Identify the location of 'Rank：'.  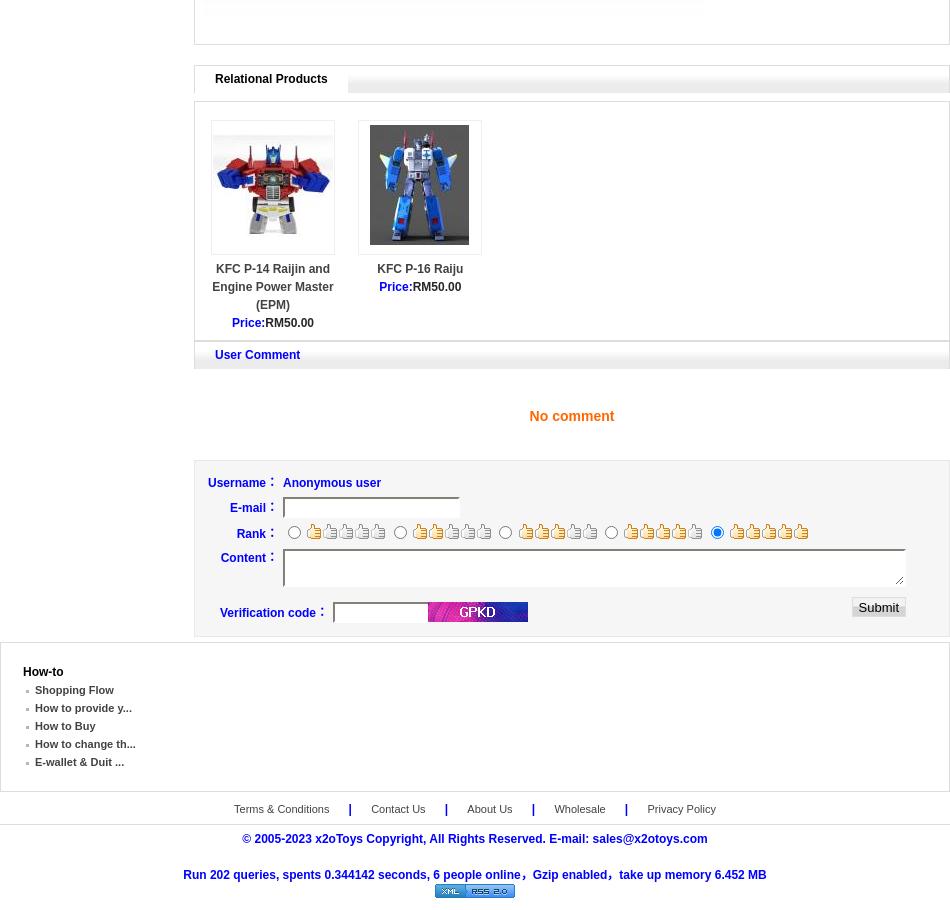
(255, 531).